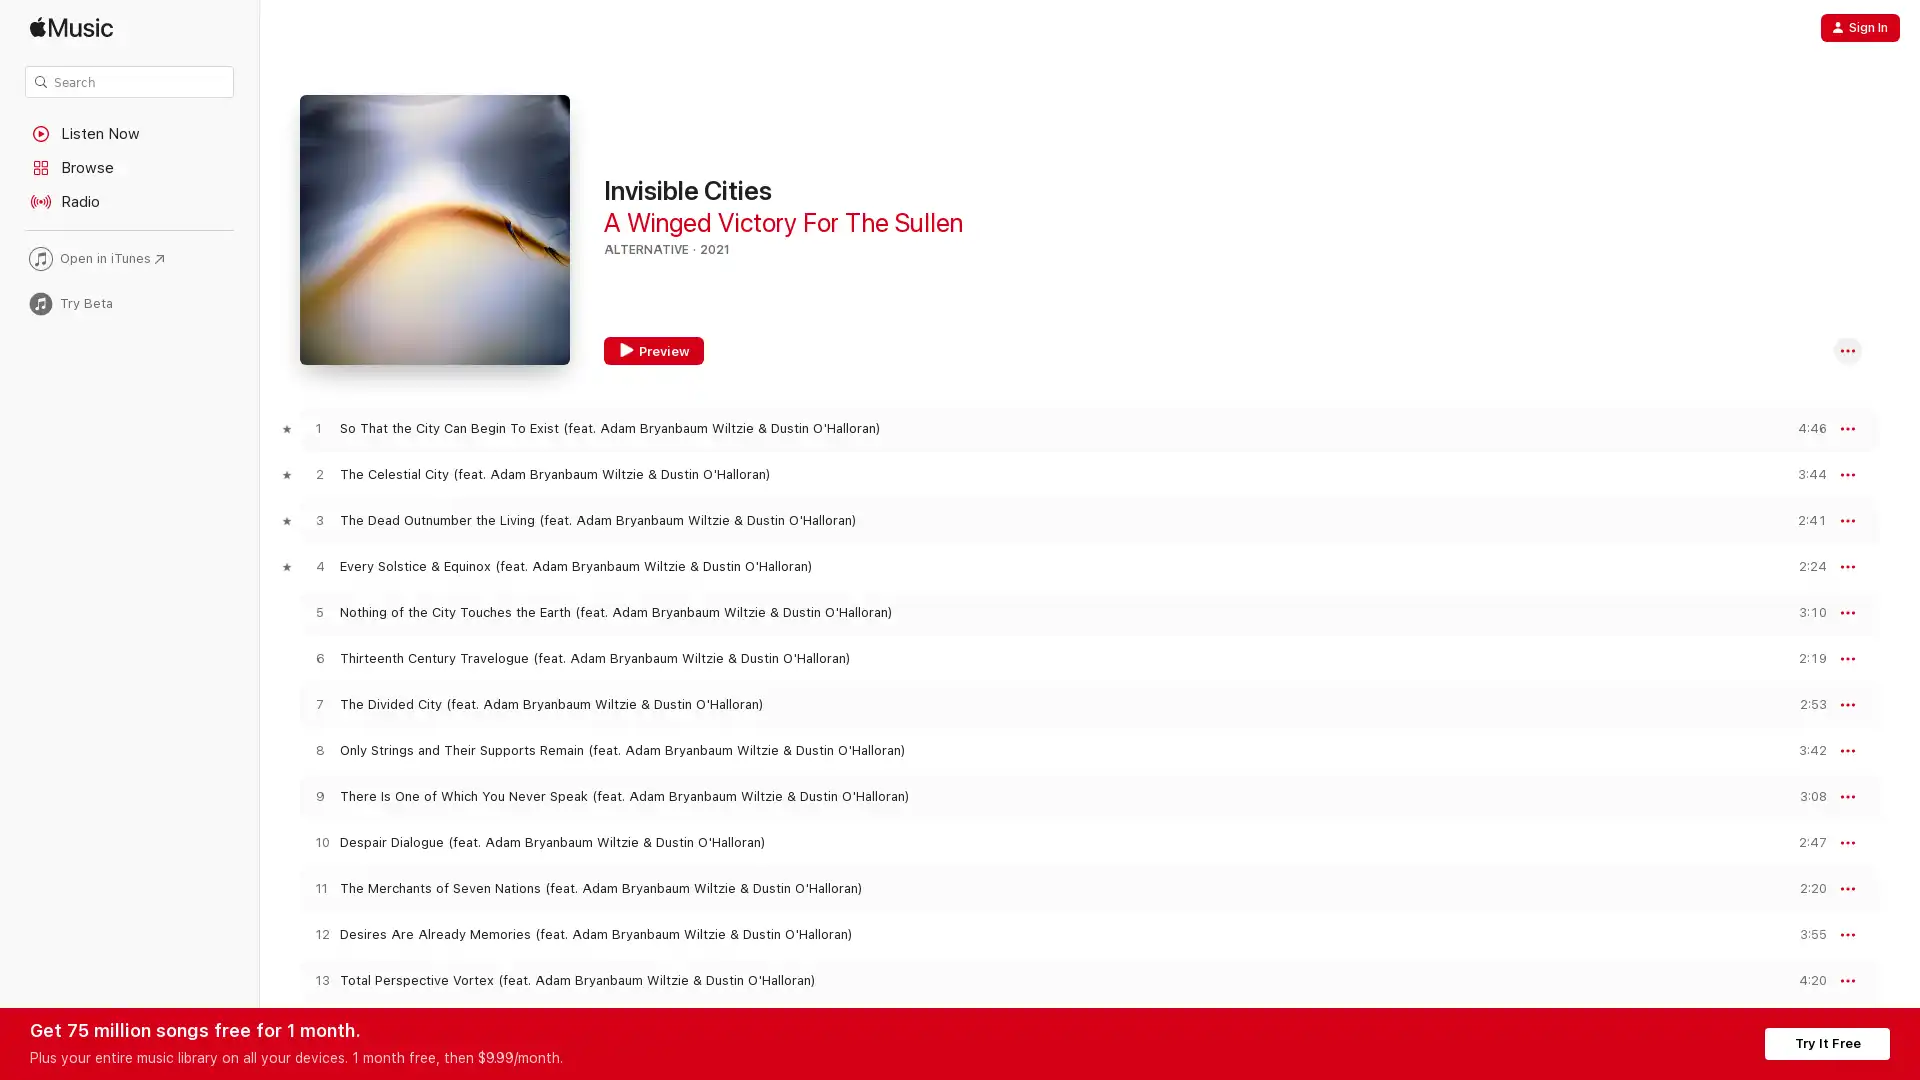 Image resolution: width=1920 pixels, height=1080 pixels. Describe the element at coordinates (1804, 887) in the screenshot. I see `Preview` at that location.